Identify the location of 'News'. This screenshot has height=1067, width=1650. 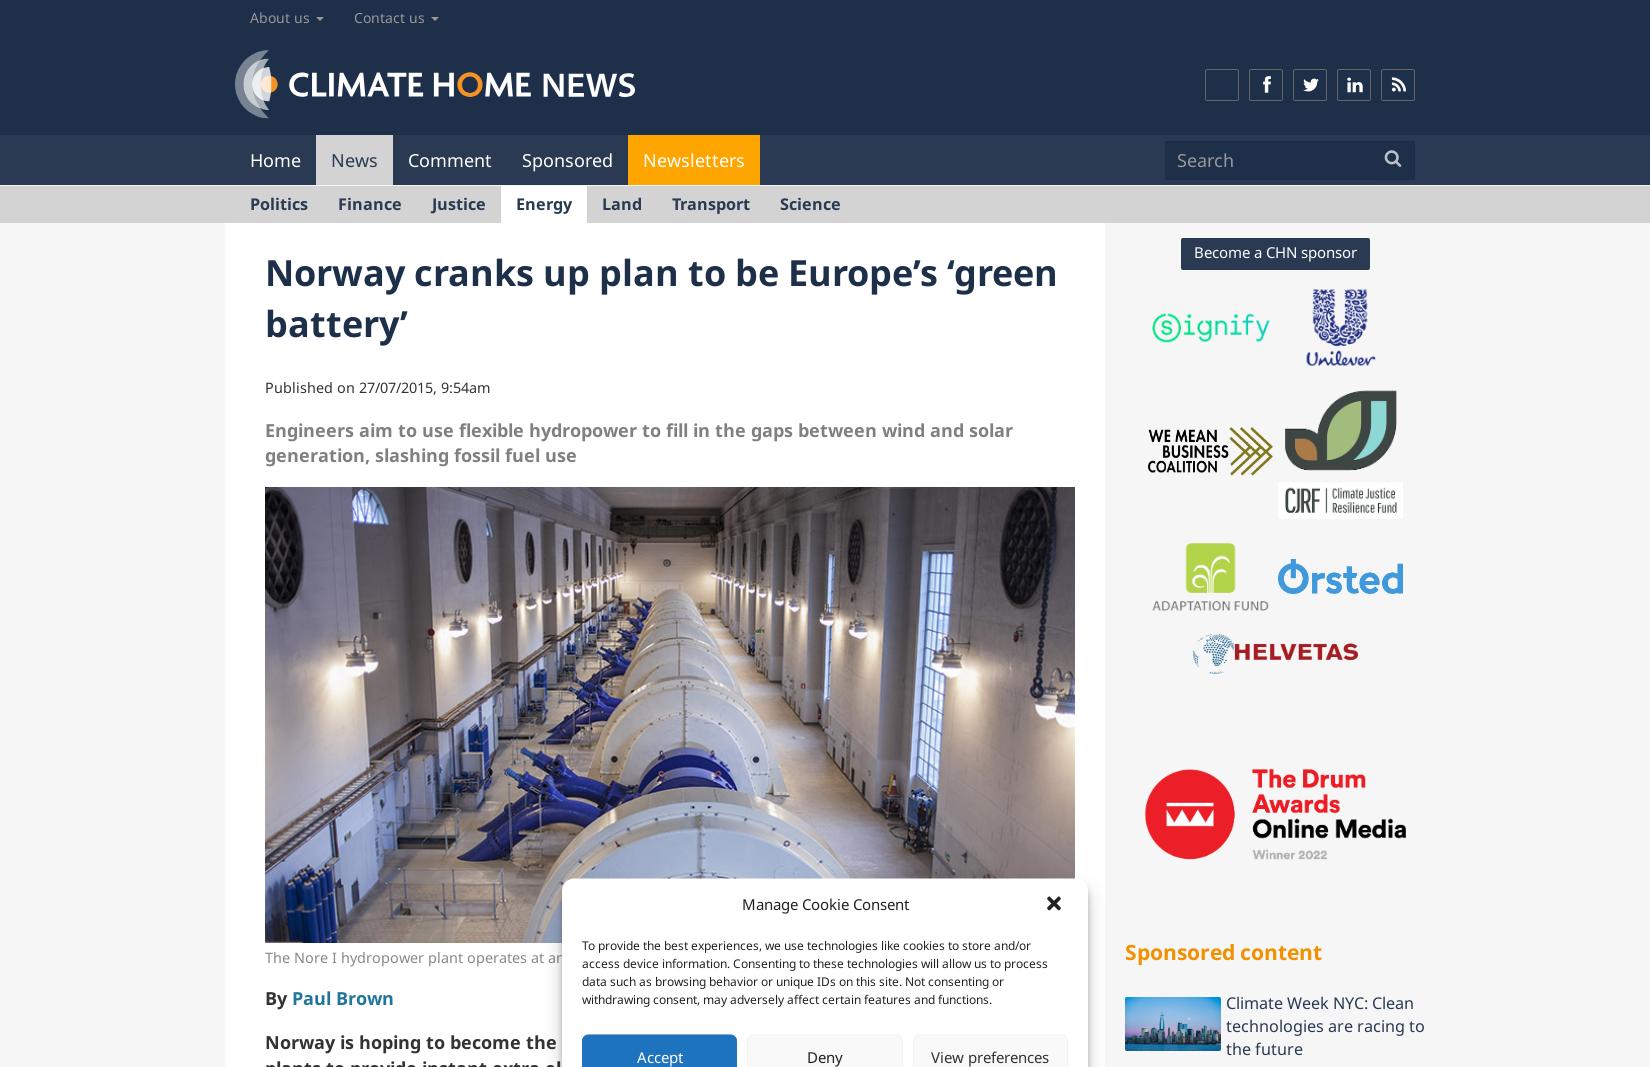
(354, 157).